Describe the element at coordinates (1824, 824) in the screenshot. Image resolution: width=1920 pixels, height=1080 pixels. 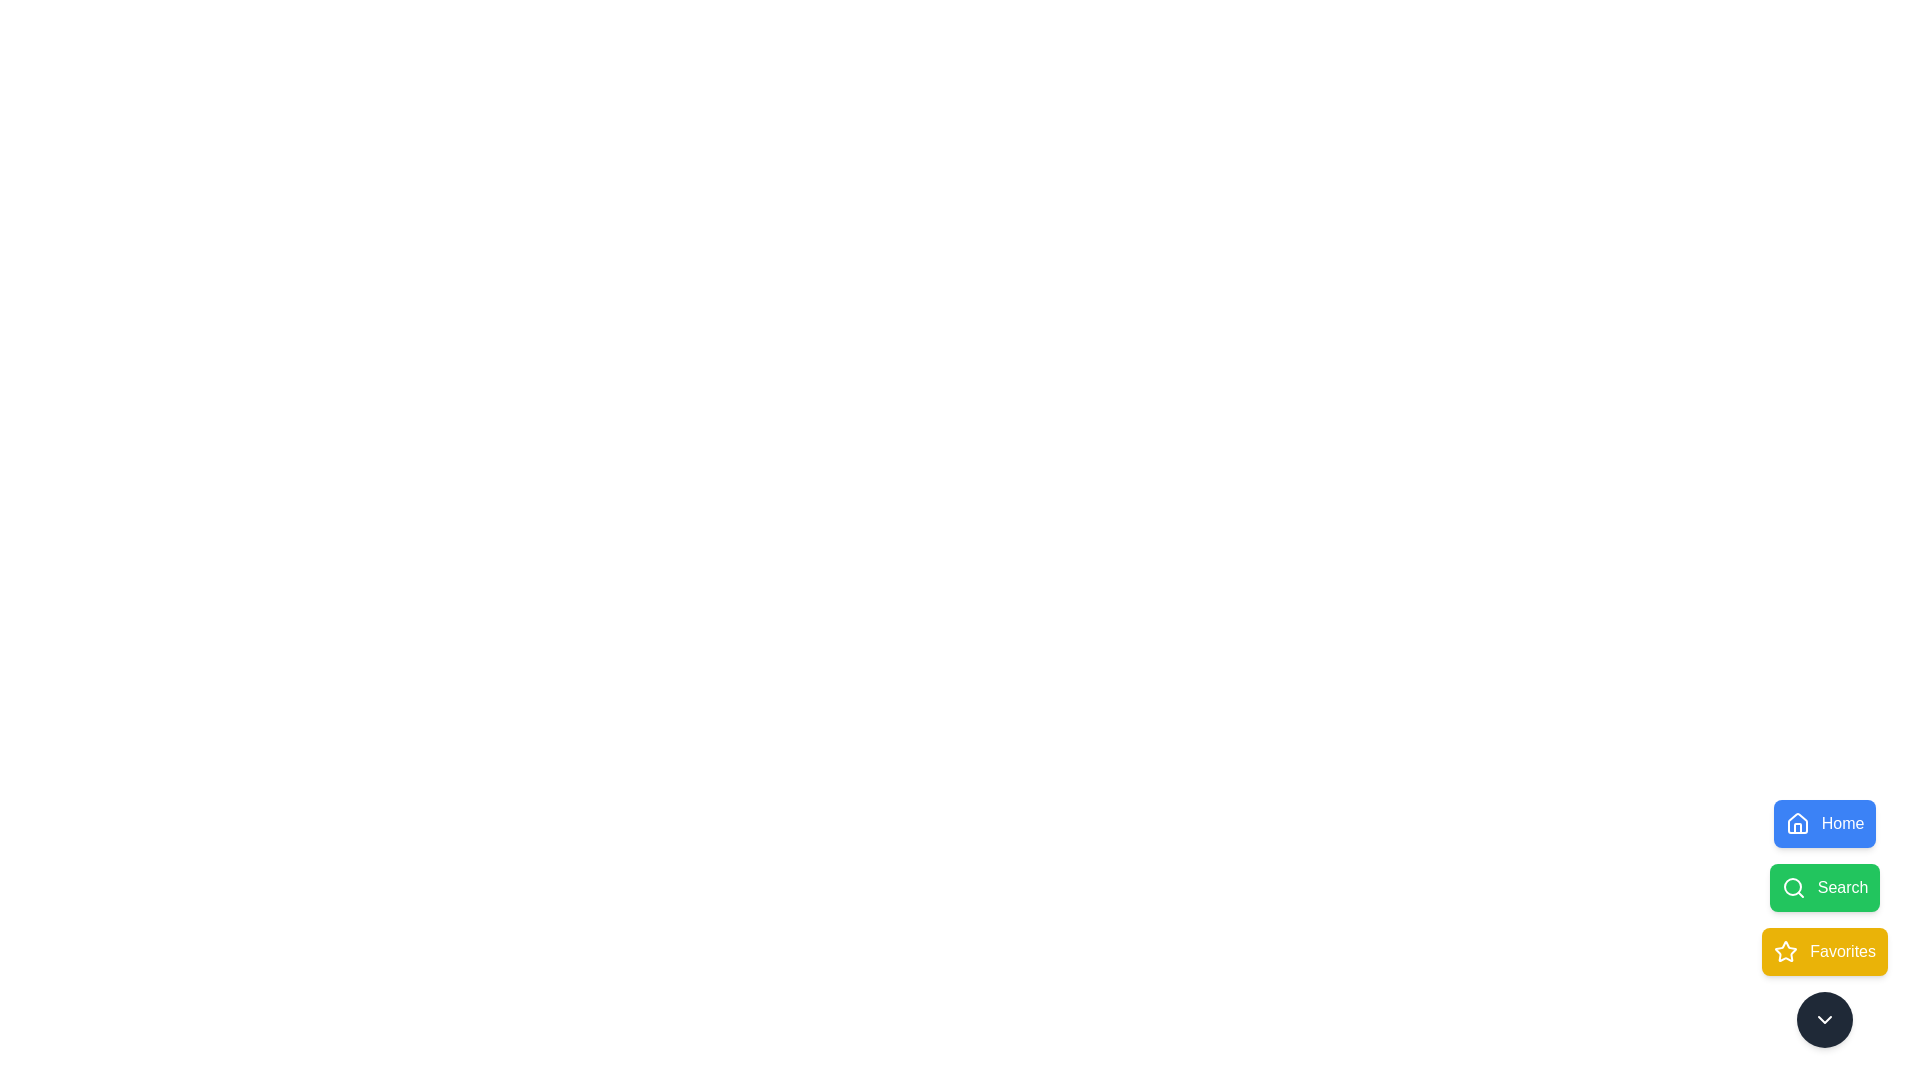
I see `the Home button to observe its animation` at that location.